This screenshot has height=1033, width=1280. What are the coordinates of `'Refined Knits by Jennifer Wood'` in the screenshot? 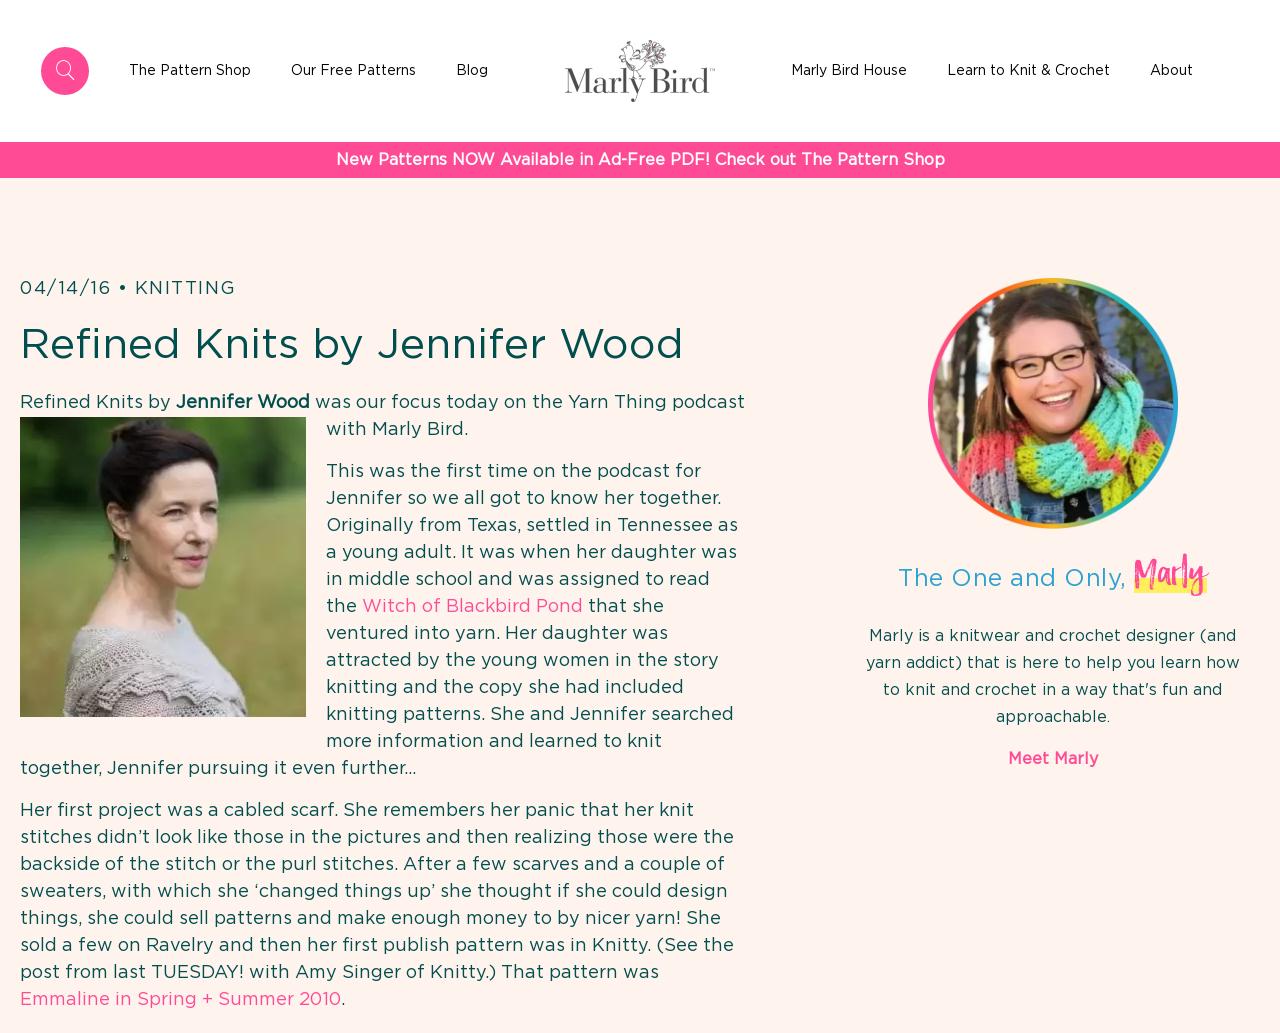 It's located at (19, 345).